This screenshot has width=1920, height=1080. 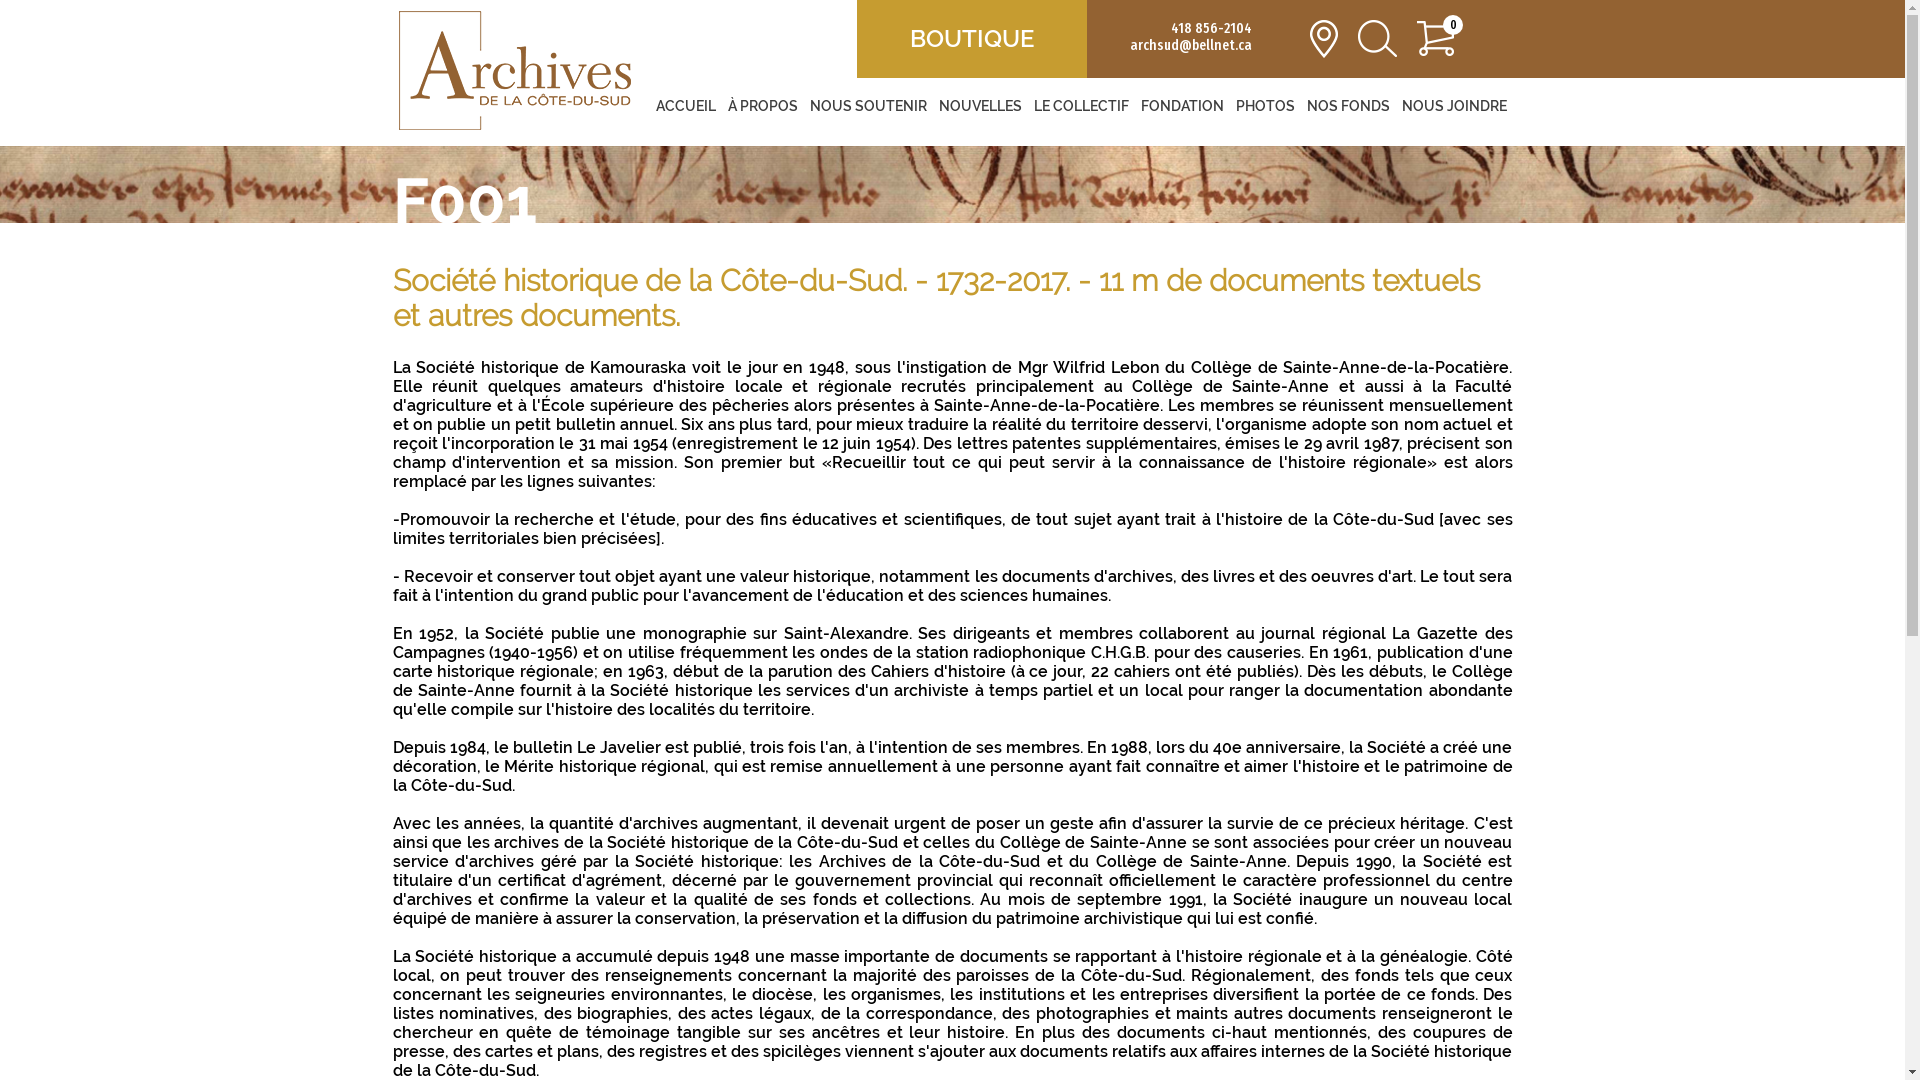 What do you see at coordinates (971, 38) in the screenshot?
I see `'BOUTIQUE'` at bounding box center [971, 38].